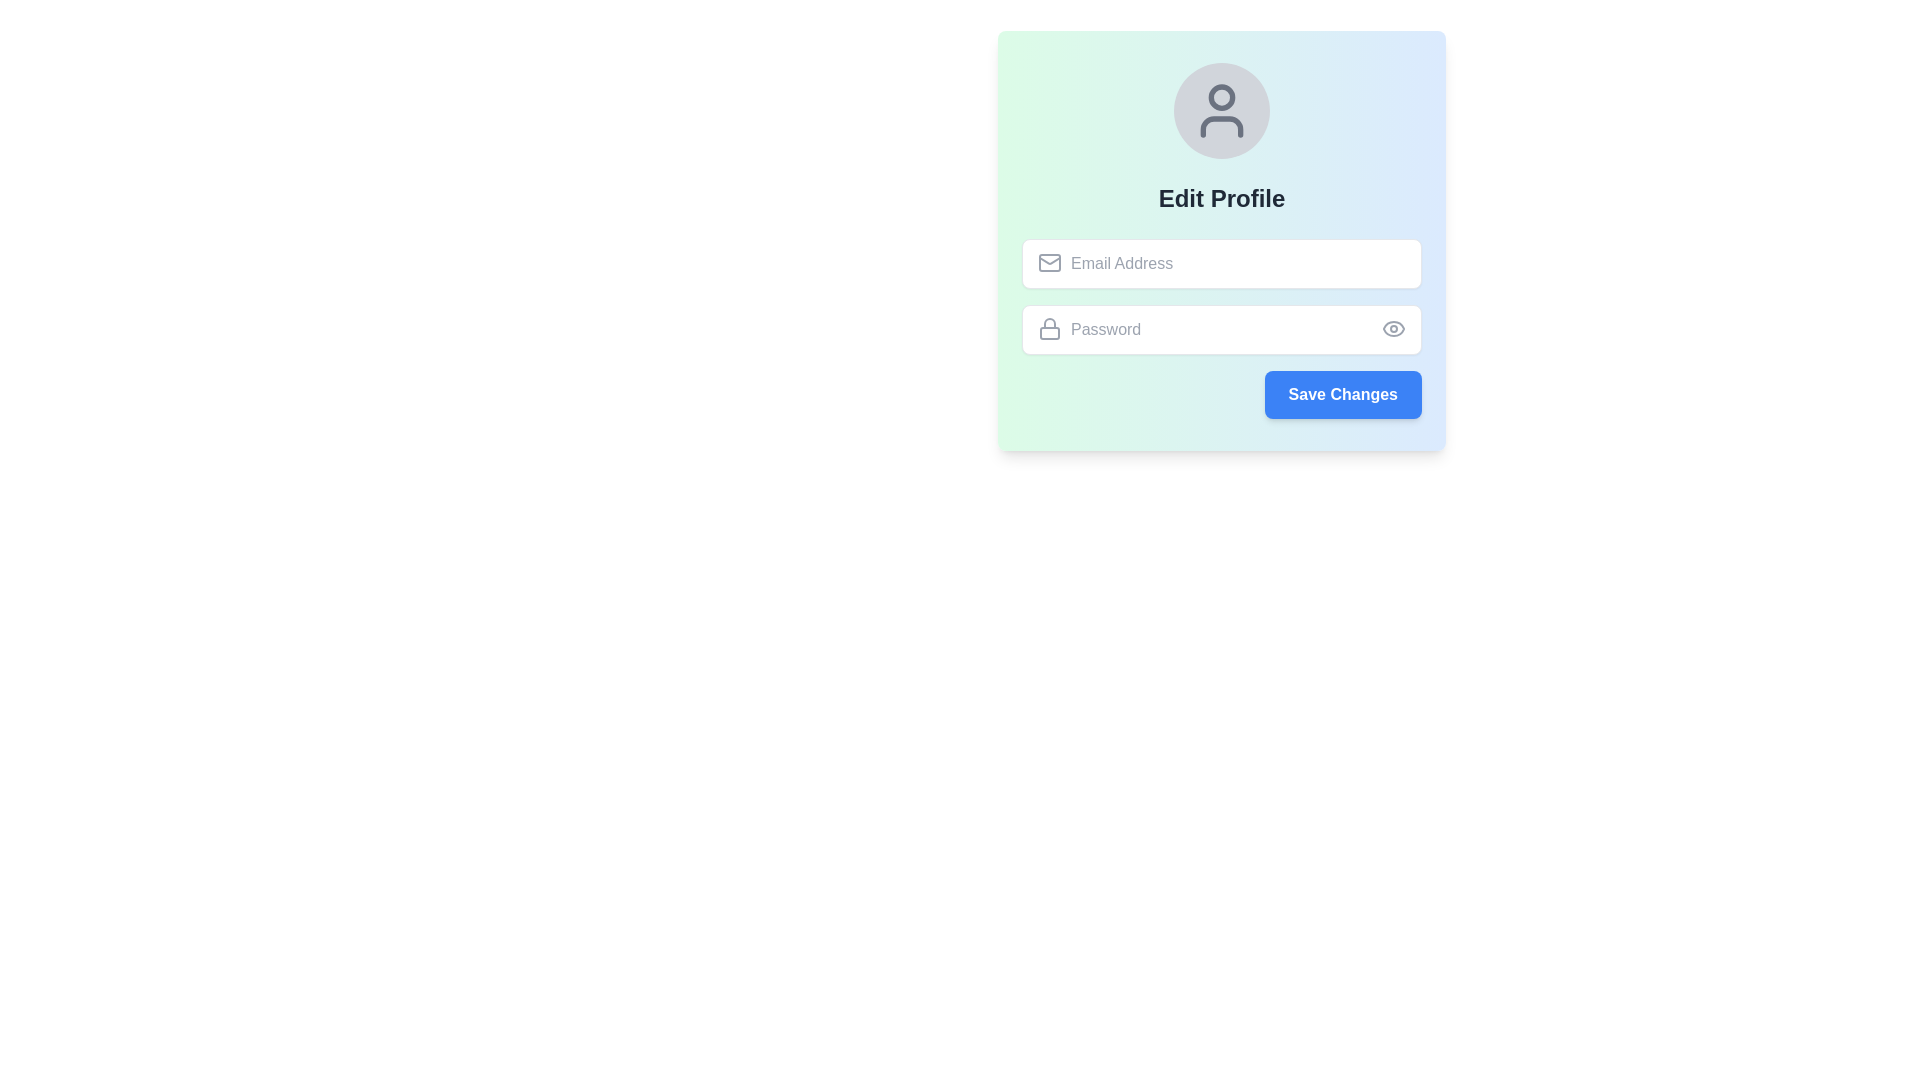  Describe the element at coordinates (1221, 96) in the screenshot. I see `the upper circular part of the user figure icon, which represents the head portion of the user profile depiction` at that location.